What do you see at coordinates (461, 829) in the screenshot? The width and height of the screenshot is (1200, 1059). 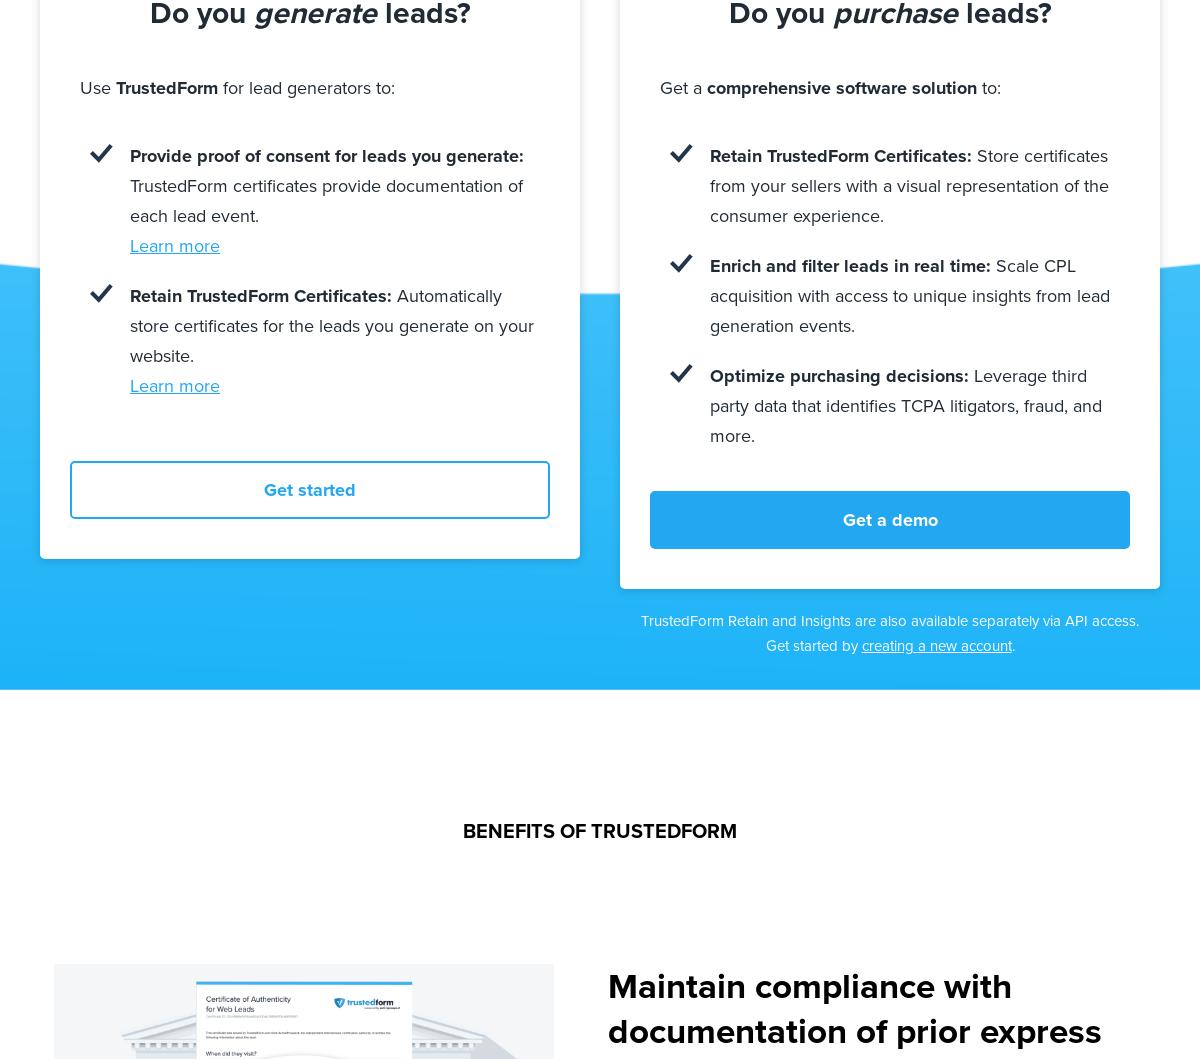 I see `'BENEFITS OF TRUSTEDFORM'` at bounding box center [461, 829].